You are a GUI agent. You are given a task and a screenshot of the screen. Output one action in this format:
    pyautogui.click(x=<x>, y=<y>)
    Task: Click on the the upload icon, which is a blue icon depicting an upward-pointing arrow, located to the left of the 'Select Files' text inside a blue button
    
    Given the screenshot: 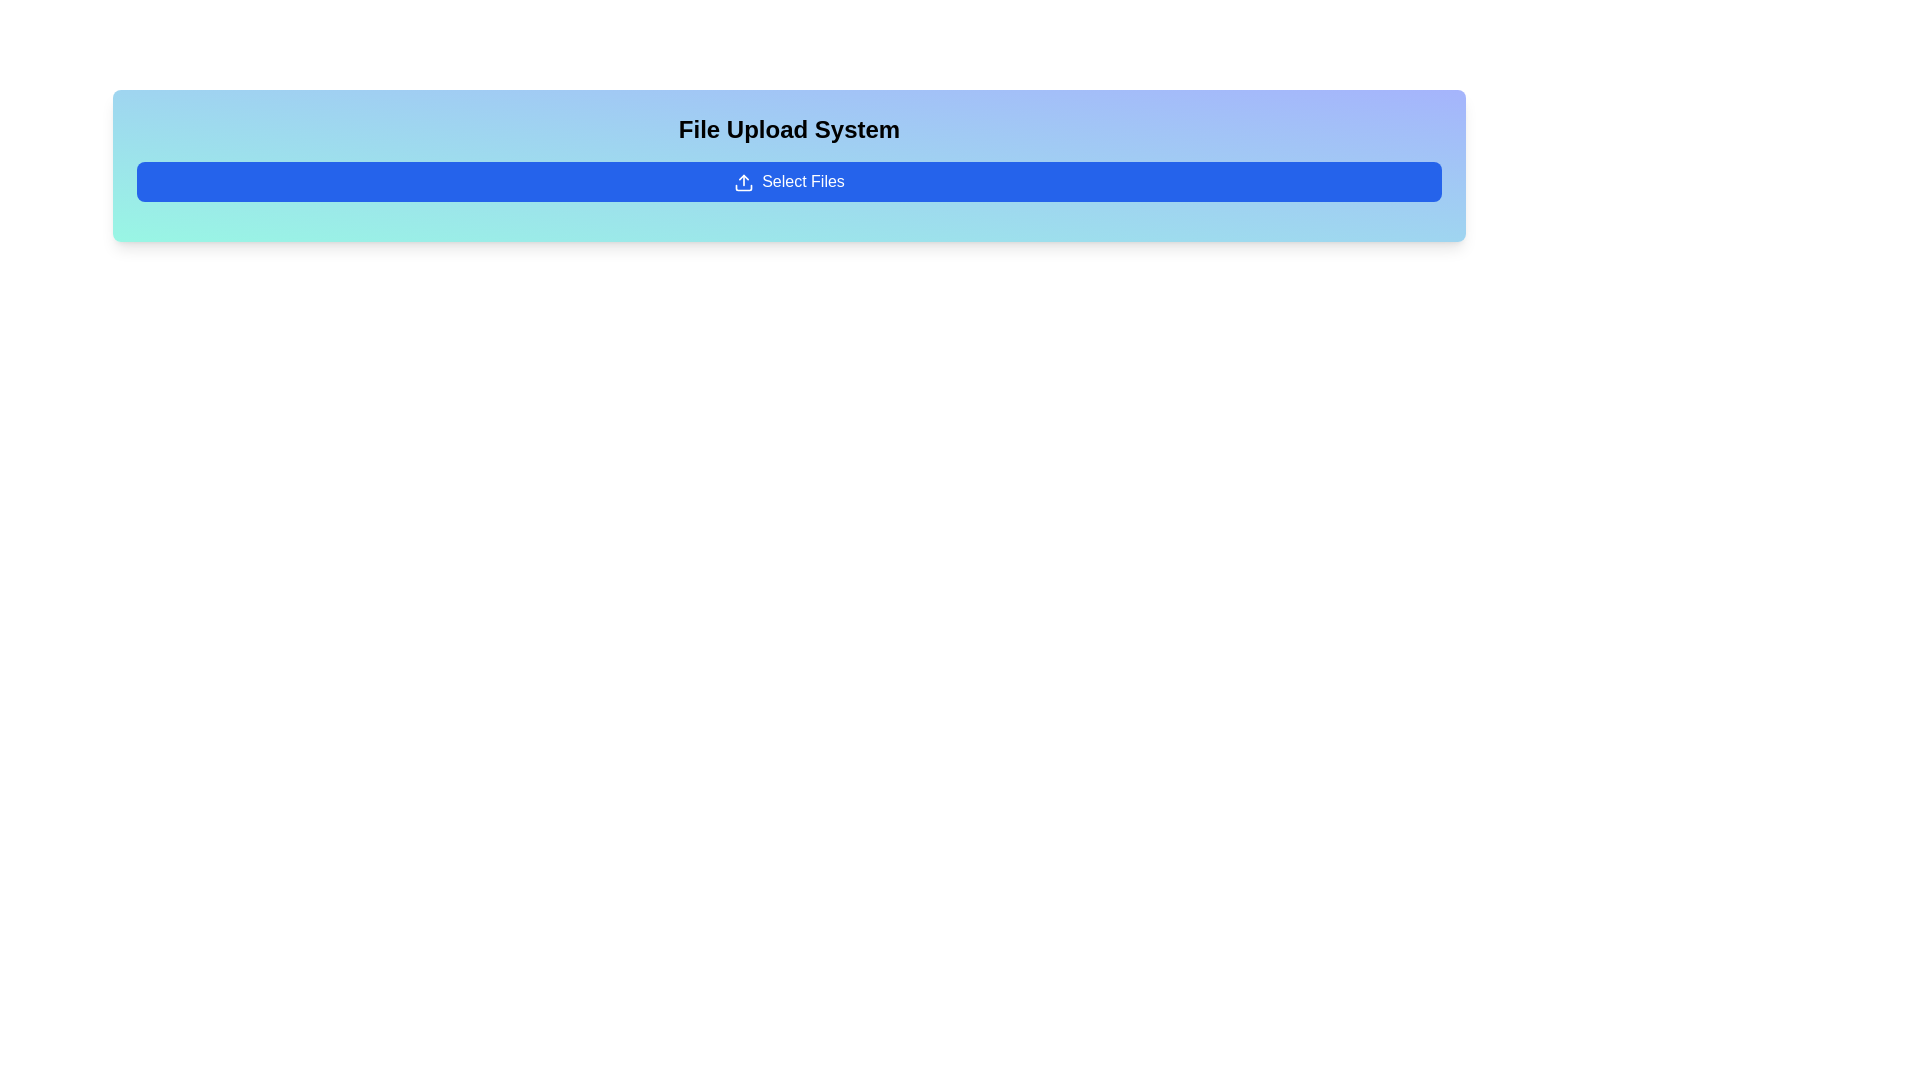 What is the action you would take?
    pyautogui.click(x=743, y=182)
    